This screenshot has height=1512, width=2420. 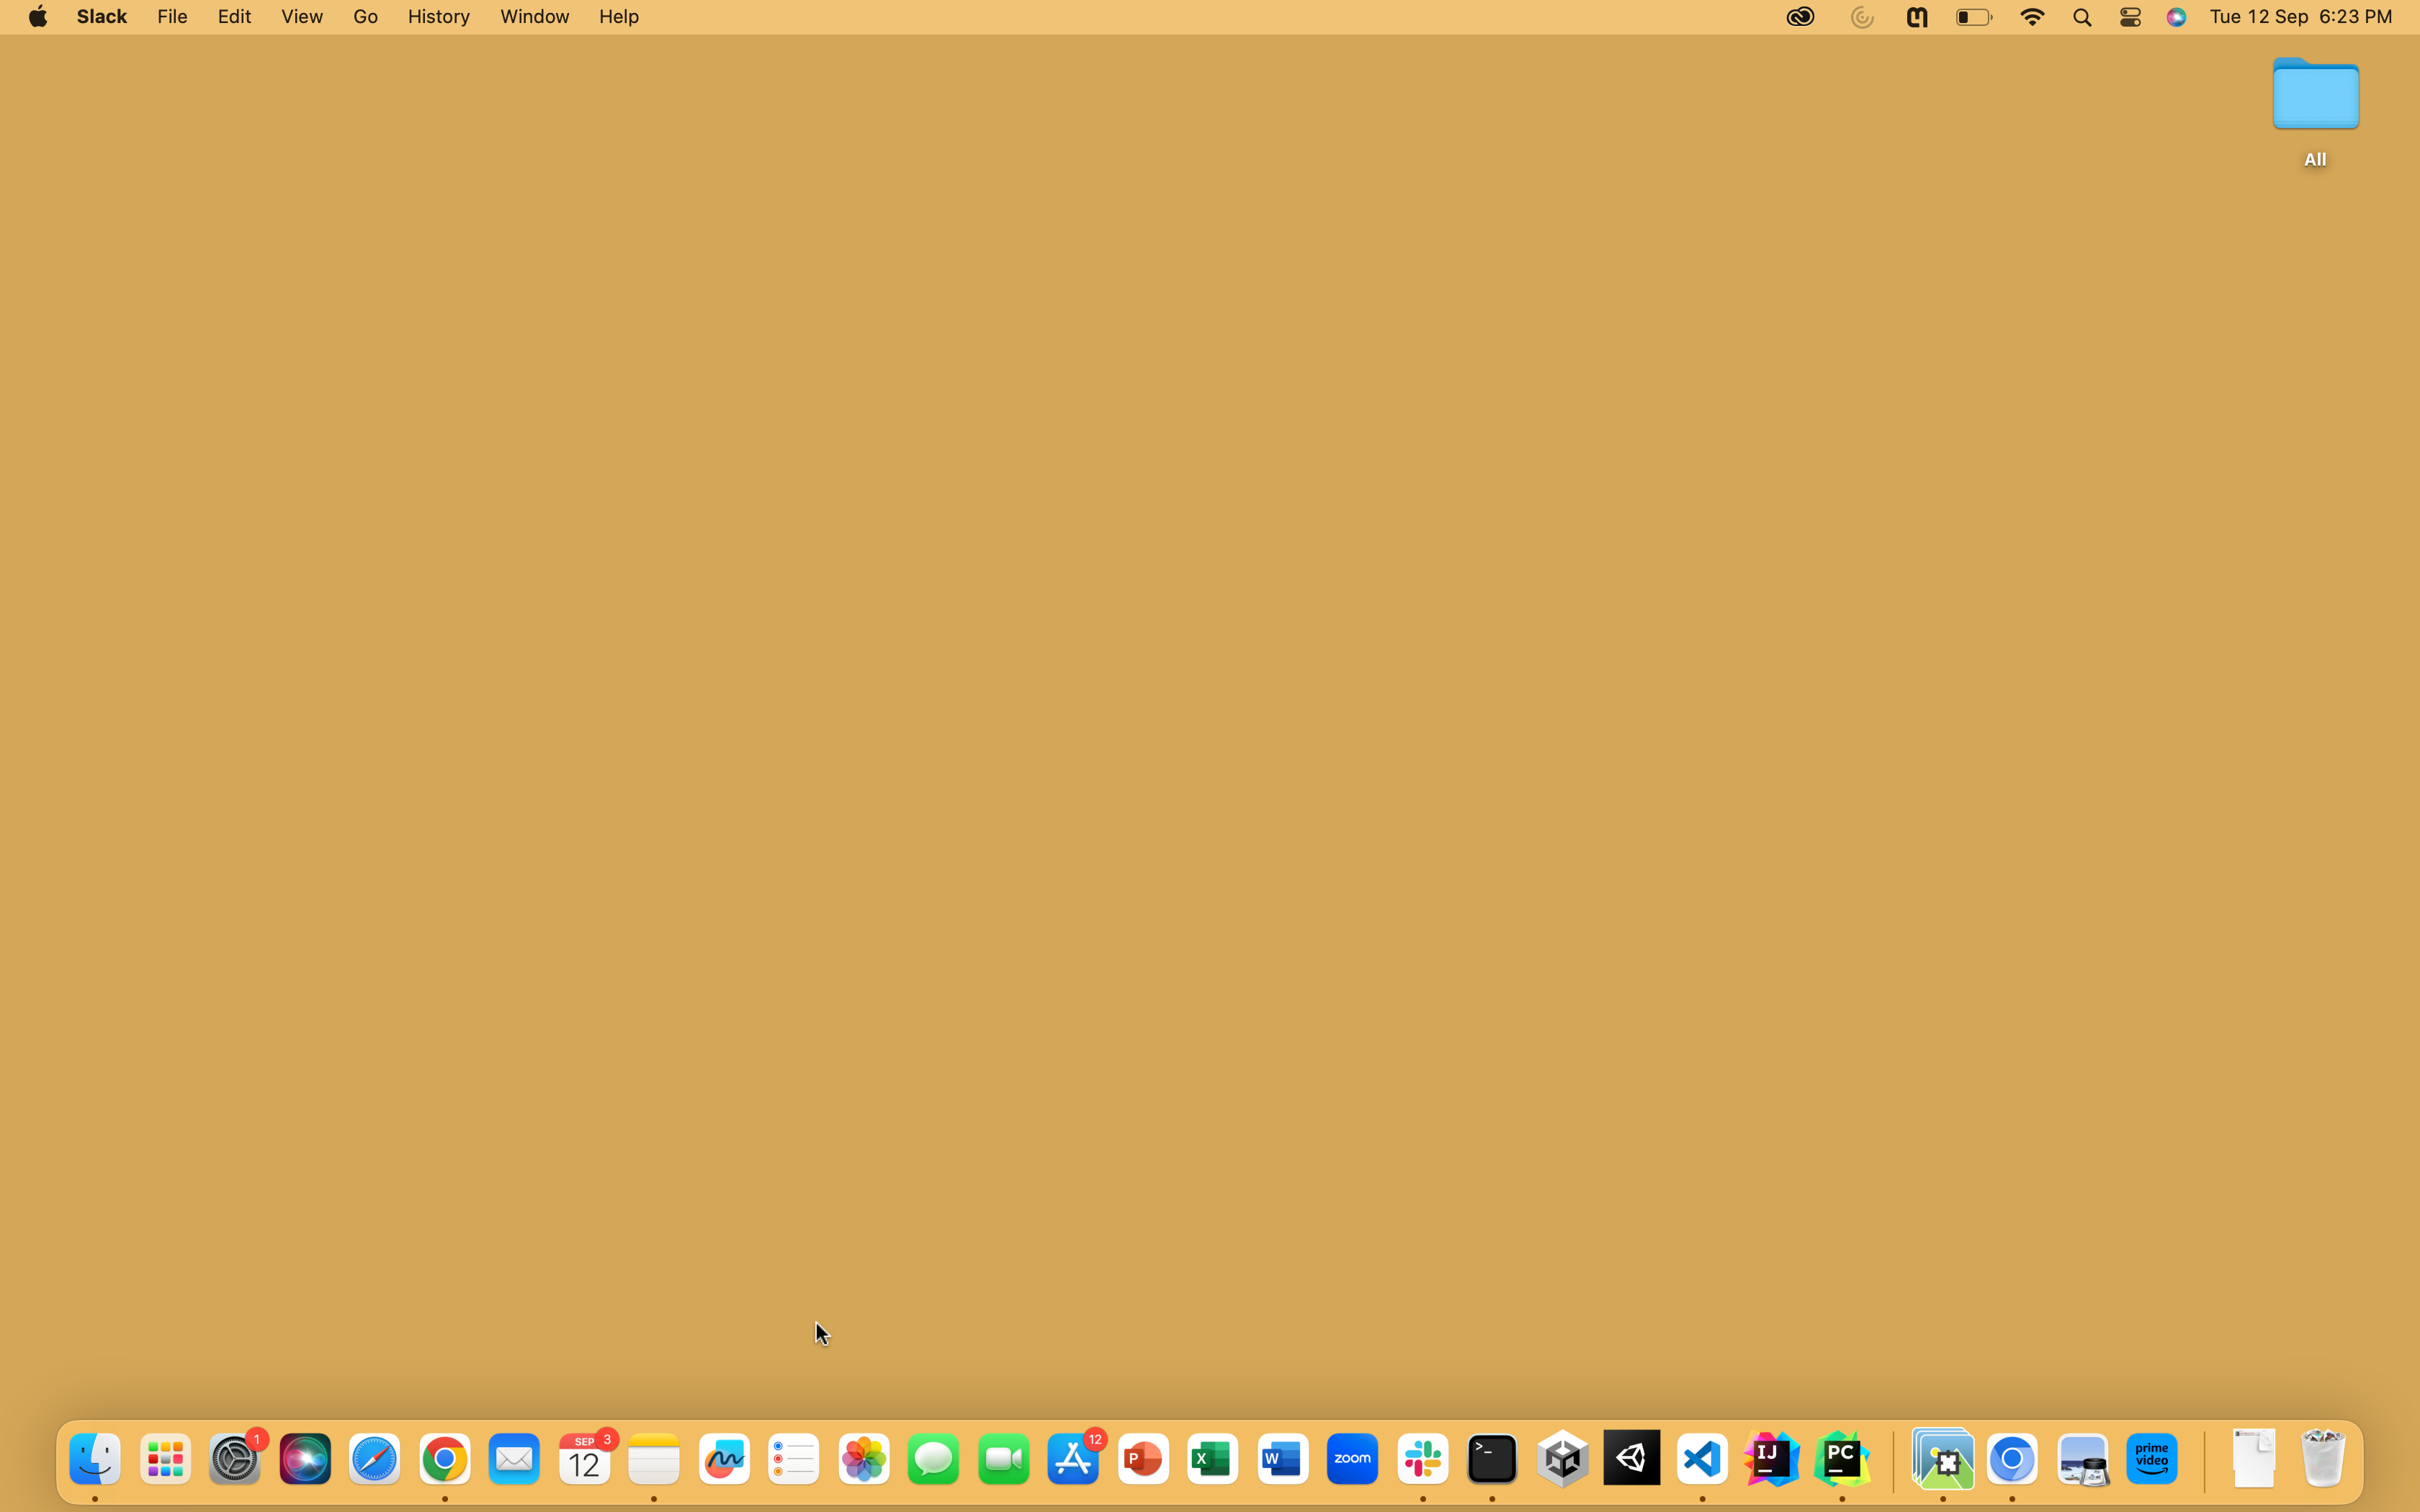 I want to click on Safari using the fifth blue tab at the panel below, so click(x=374, y=1459).